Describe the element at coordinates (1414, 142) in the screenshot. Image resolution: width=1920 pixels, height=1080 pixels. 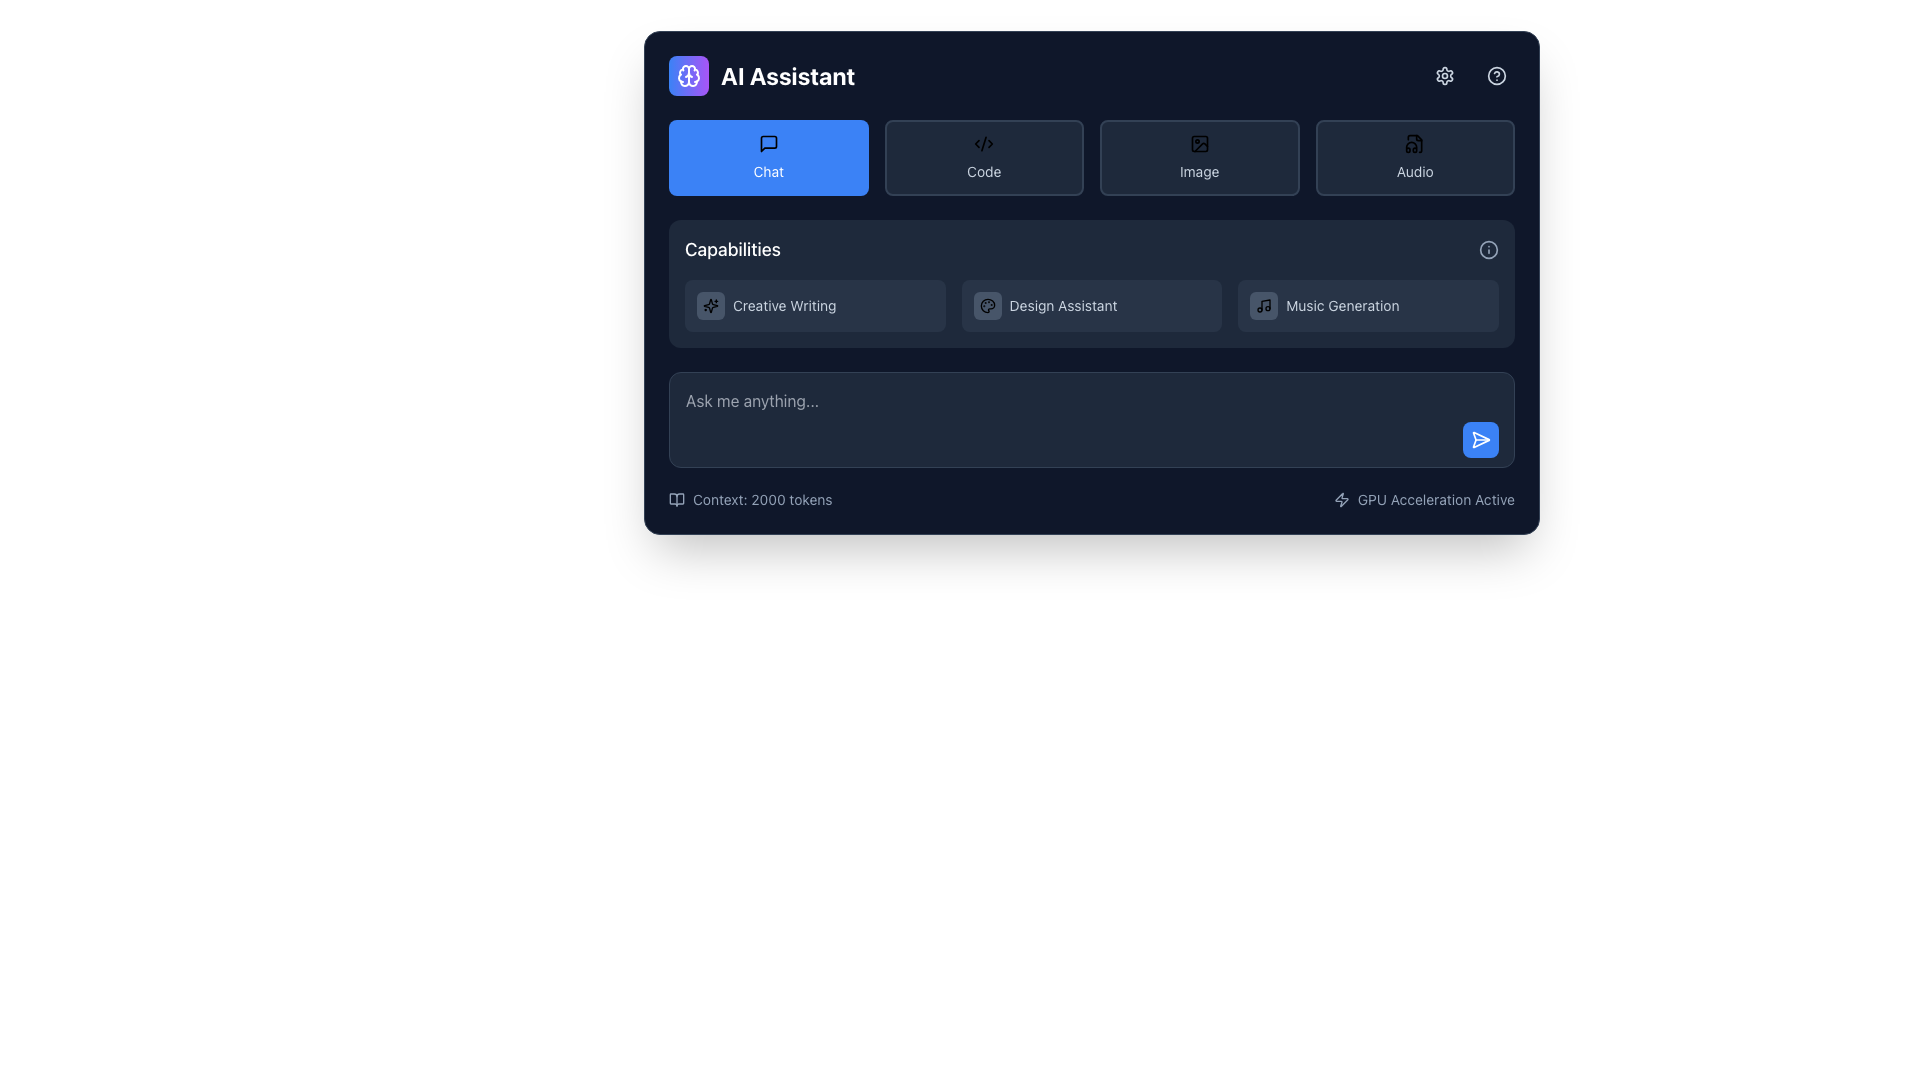
I see `the audio functionalities icon located at the top of the 'Audio' button` at that location.